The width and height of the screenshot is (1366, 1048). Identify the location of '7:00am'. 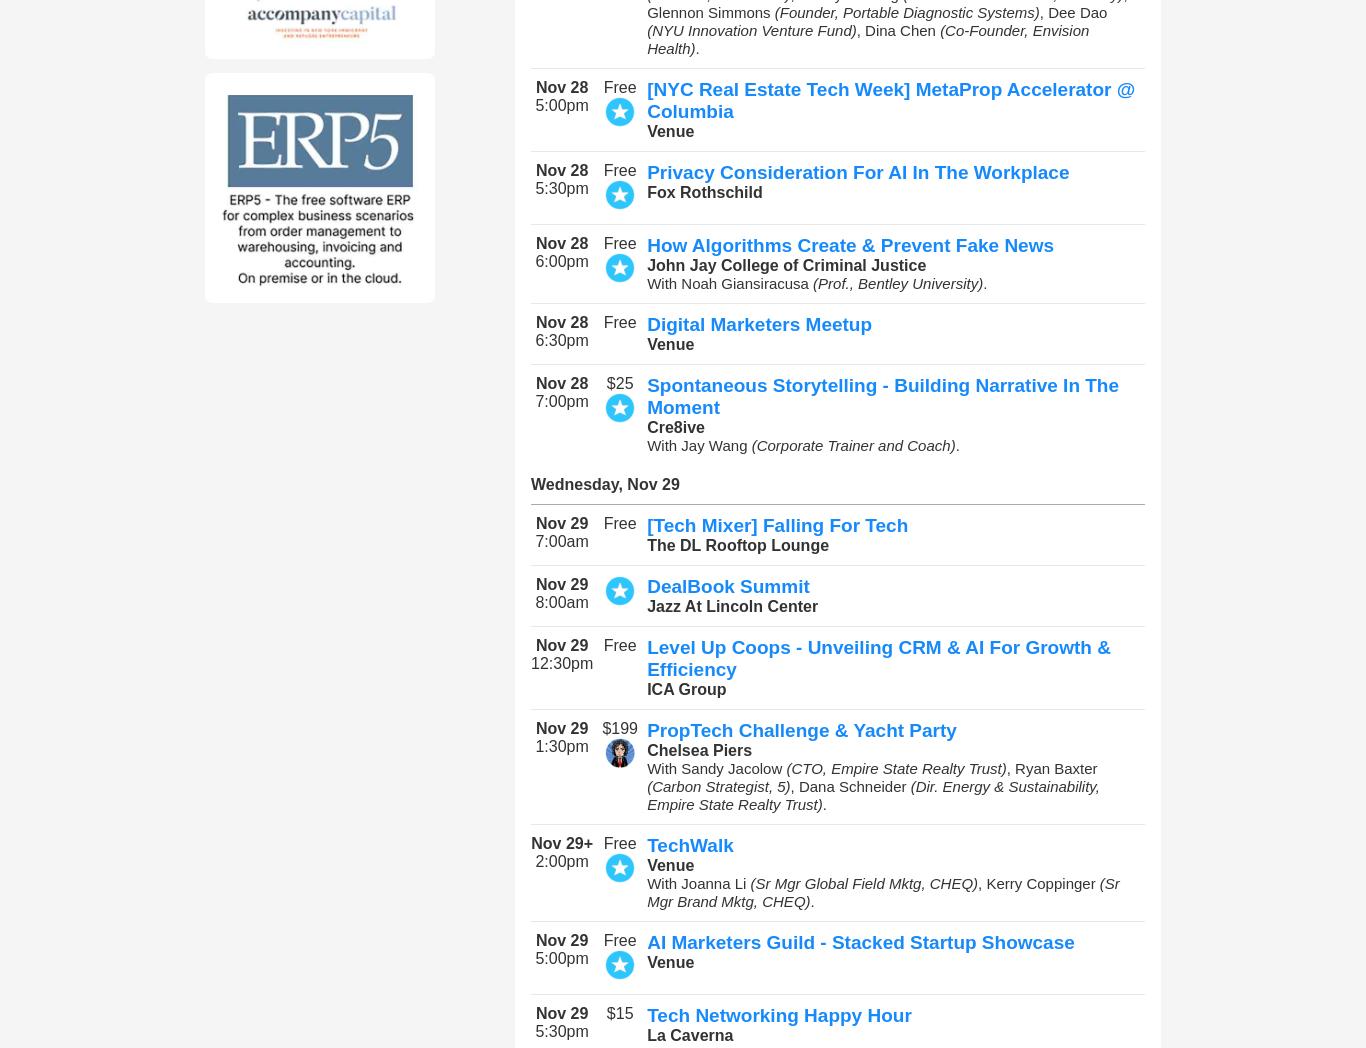
(561, 540).